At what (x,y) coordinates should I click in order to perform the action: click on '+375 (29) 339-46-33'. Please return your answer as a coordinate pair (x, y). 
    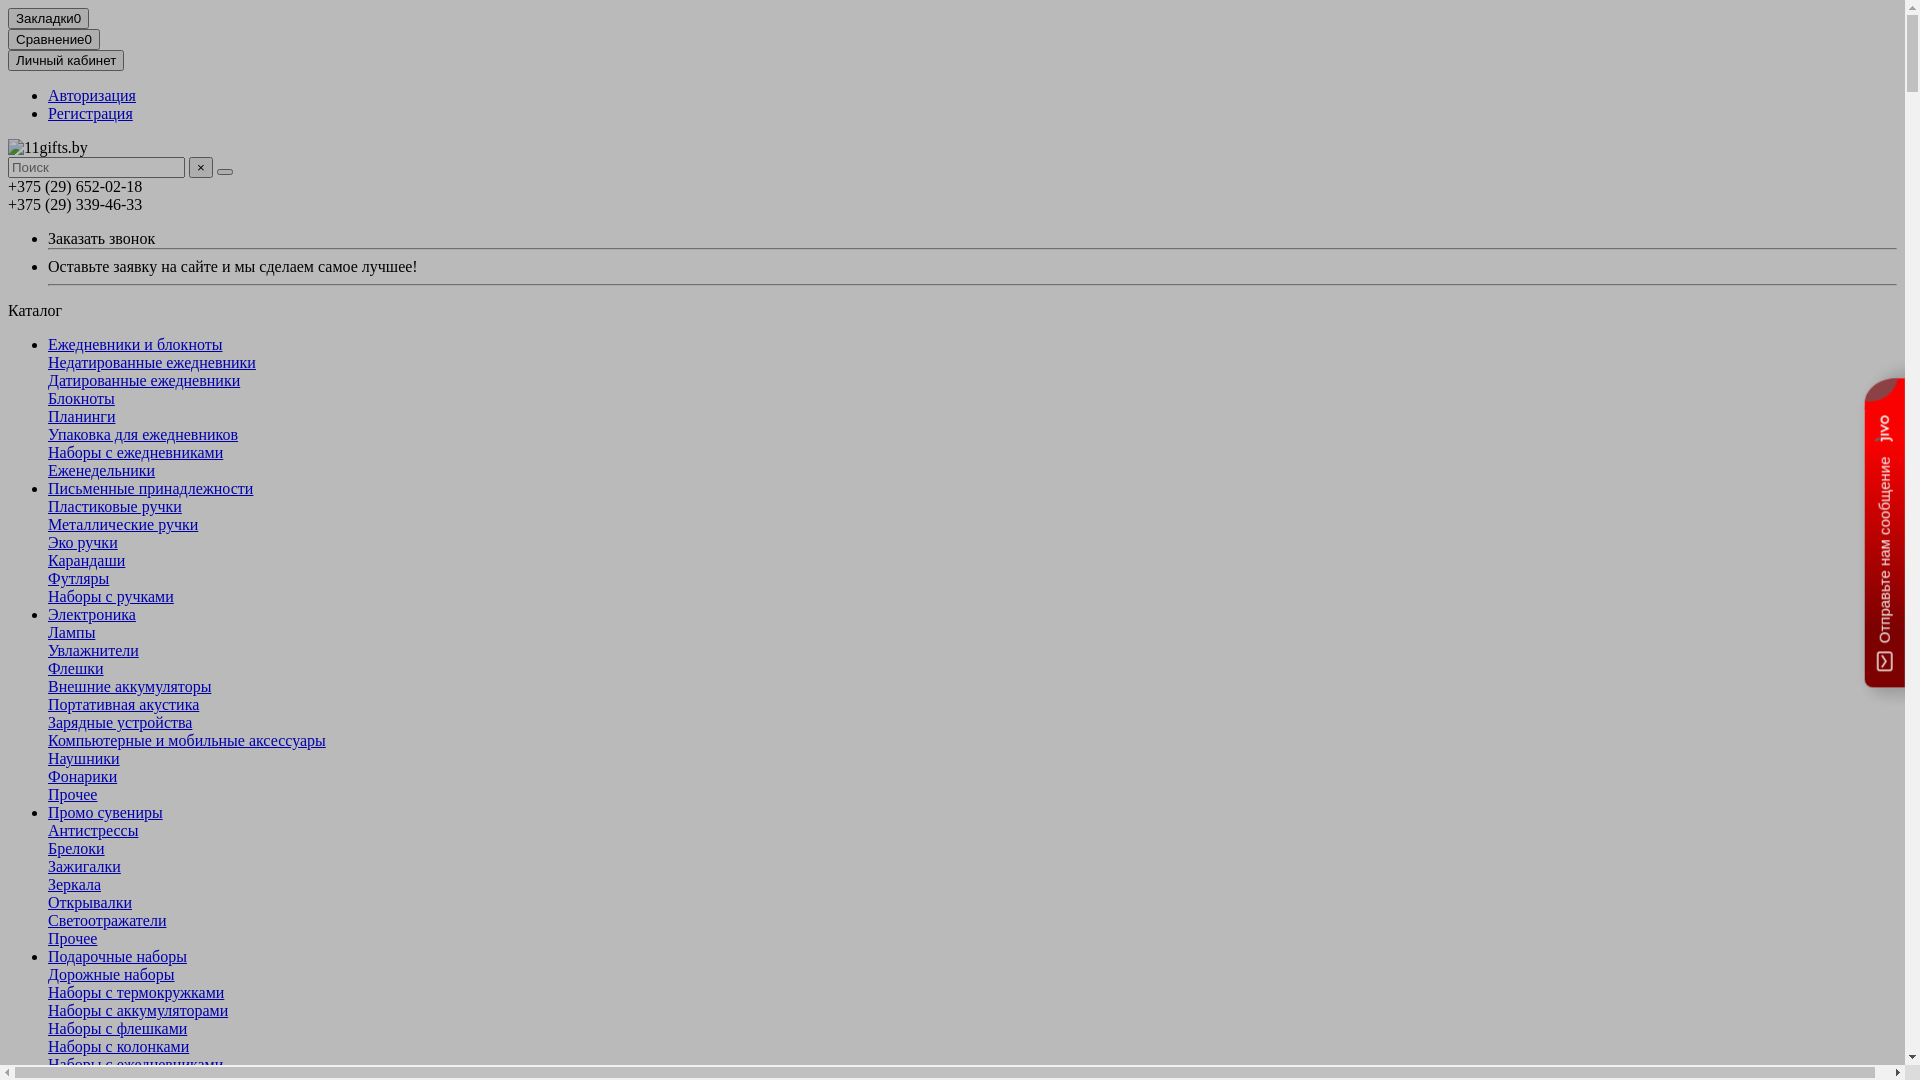
    Looking at the image, I should click on (75, 204).